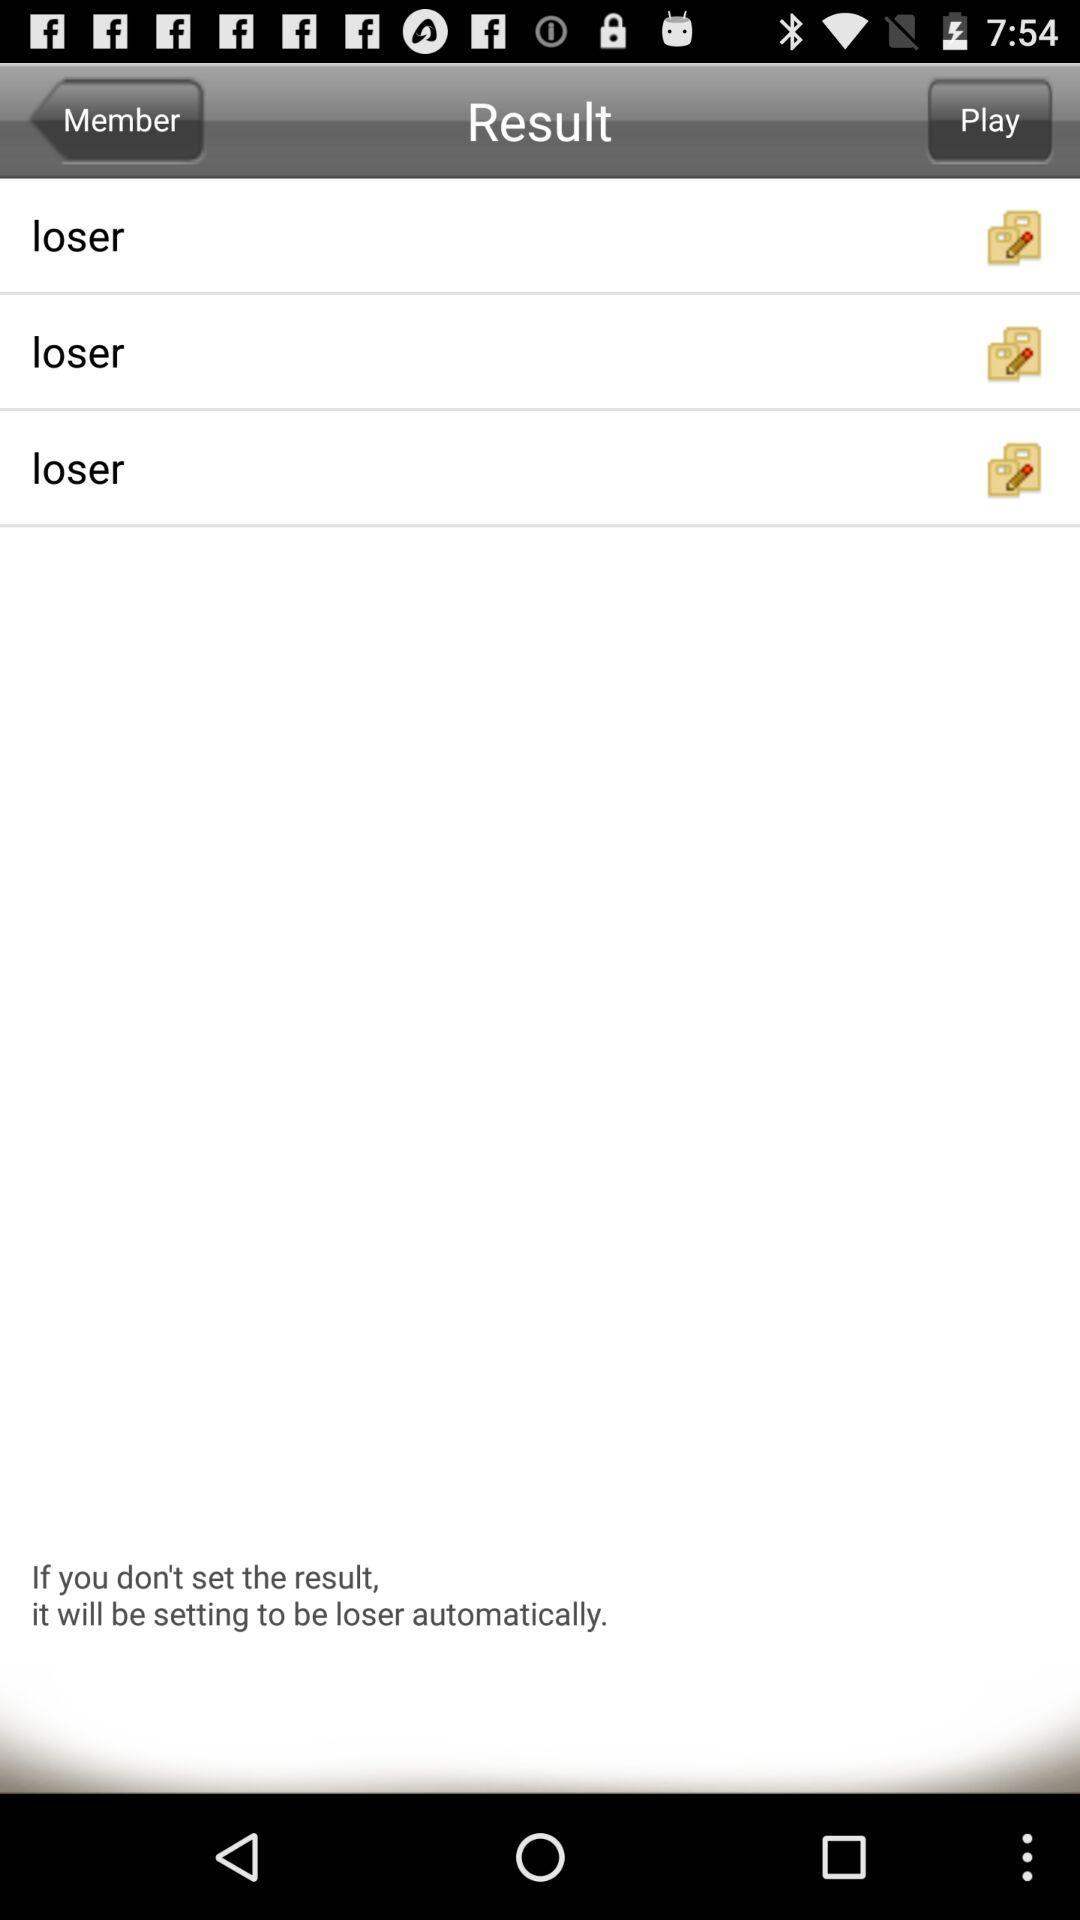 This screenshot has width=1080, height=1920. What do you see at coordinates (1015, 236) in the screenshot?
I see `delete result` at bounding box center [1015, 236].